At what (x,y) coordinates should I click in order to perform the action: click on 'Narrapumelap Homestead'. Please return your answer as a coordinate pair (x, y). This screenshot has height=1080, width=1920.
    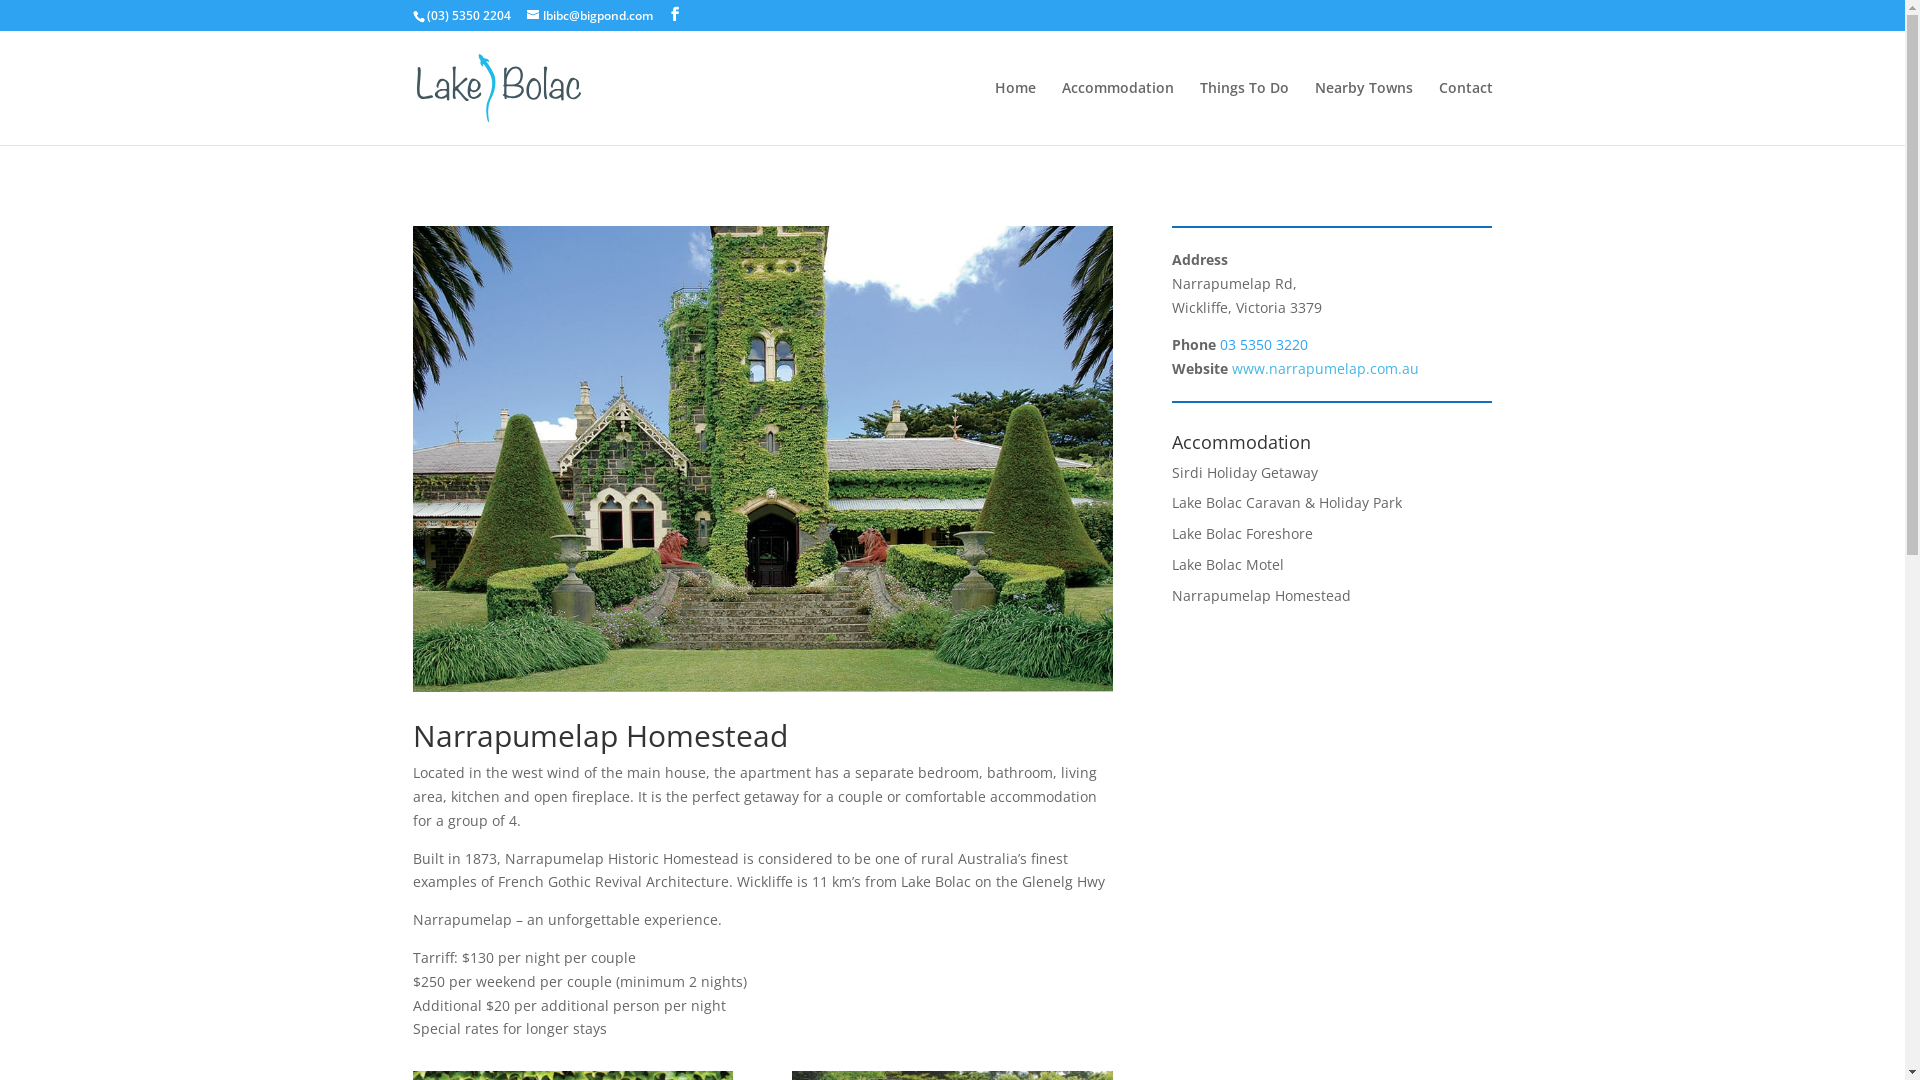
    Looking at the image, I should click on (1260, 594).